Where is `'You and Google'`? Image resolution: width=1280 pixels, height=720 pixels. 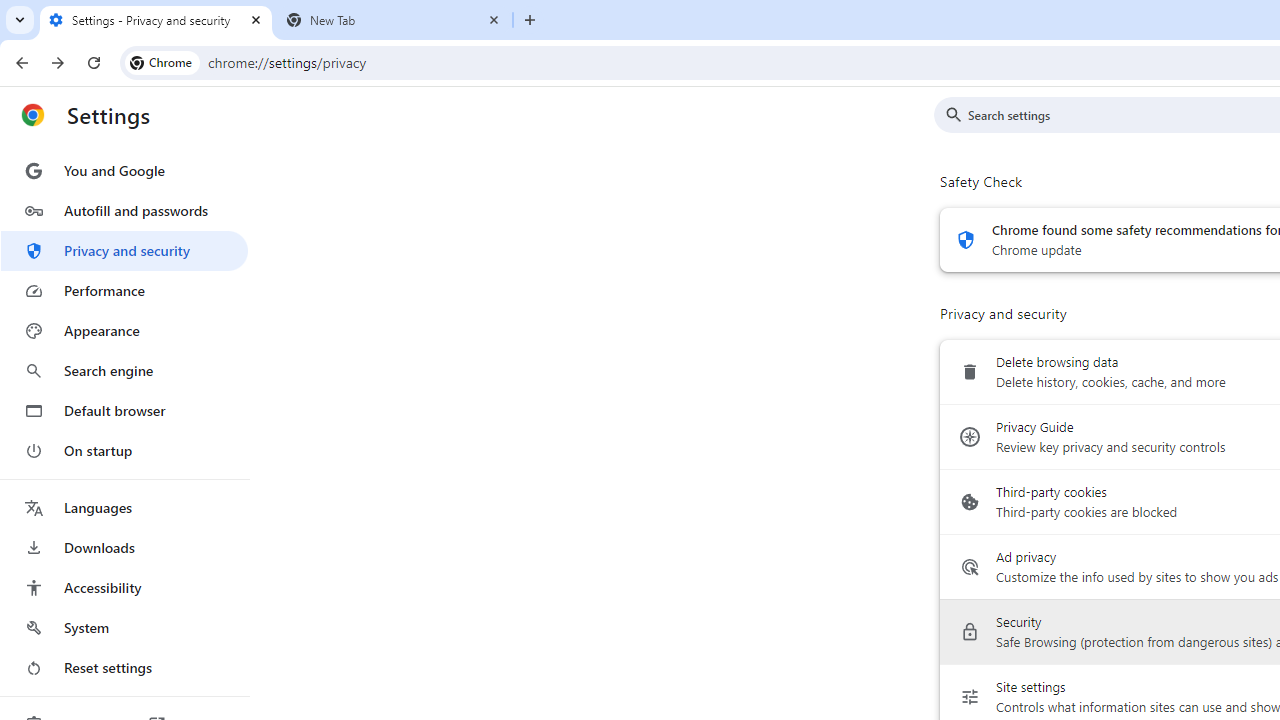
'You and Google' is located at coordinates (123, 170).